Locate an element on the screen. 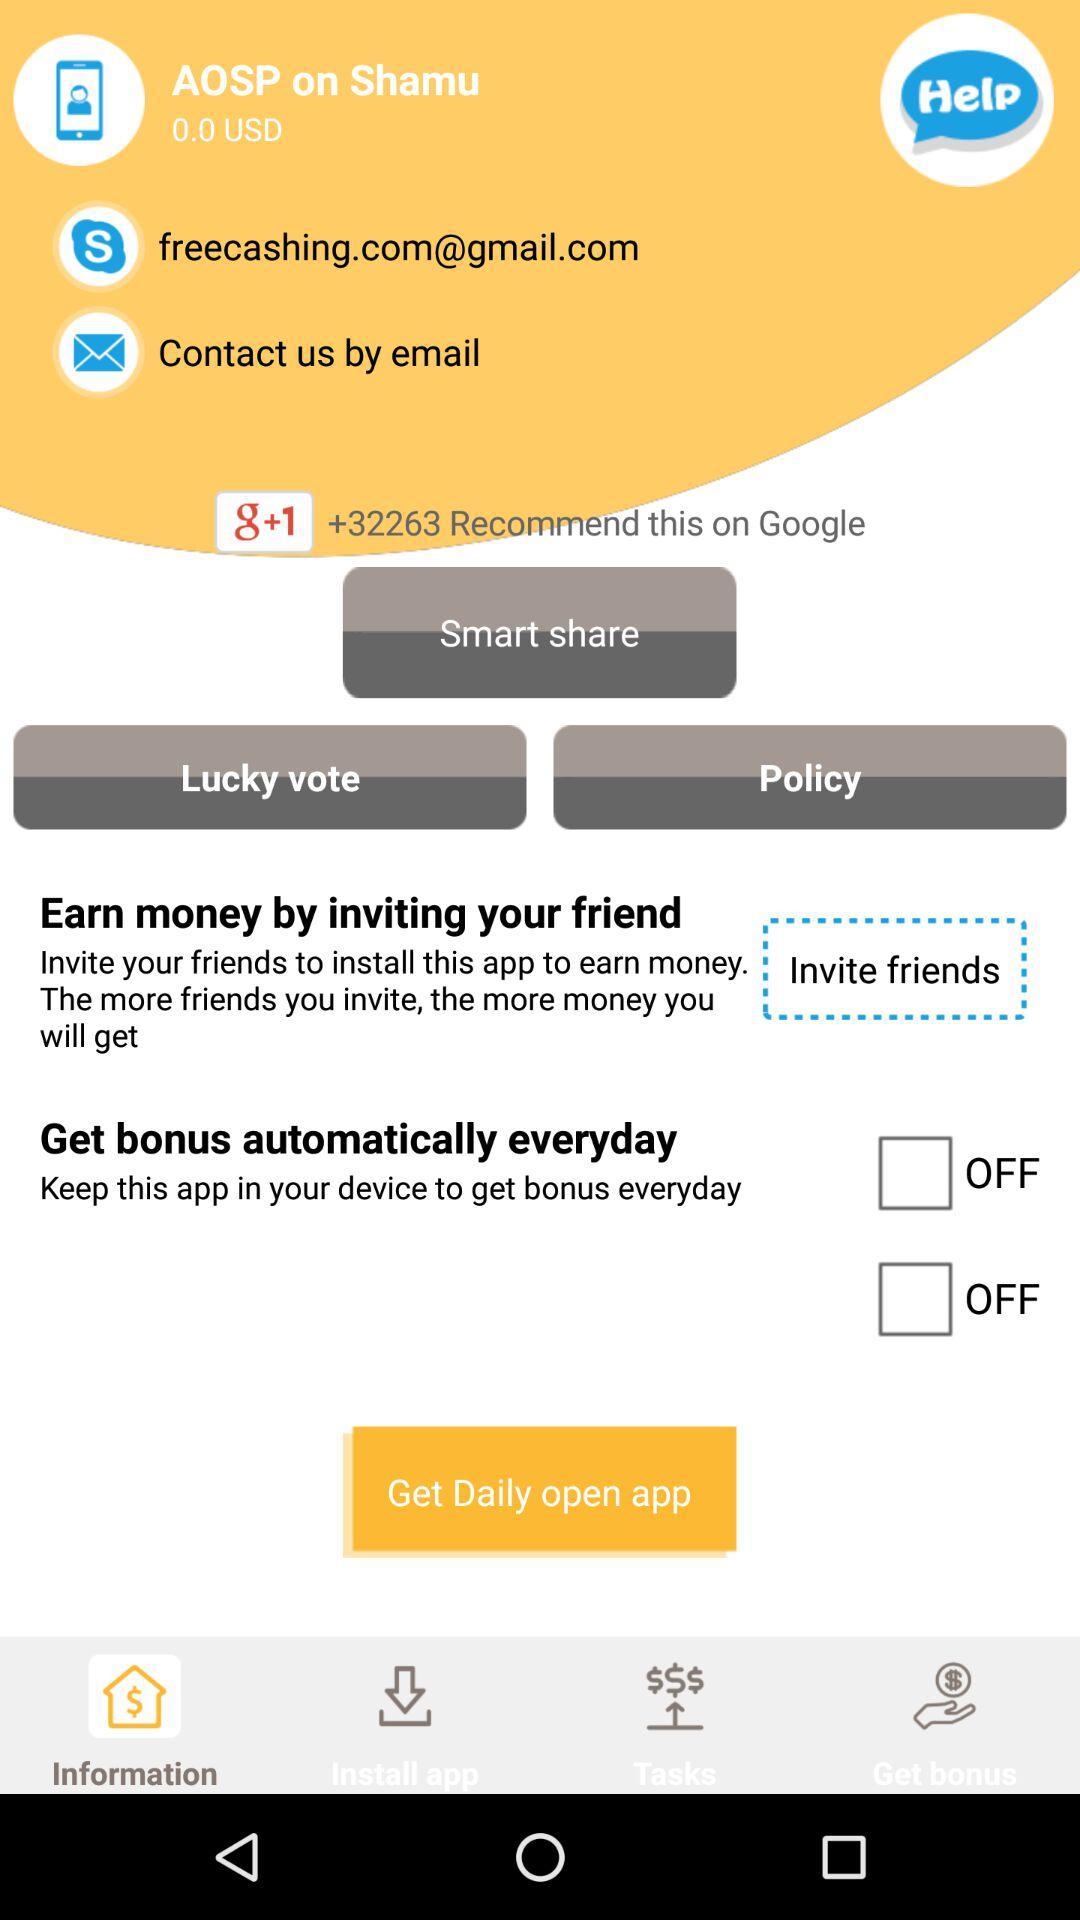  gmail.opening button is located at coordinates (98, 245).